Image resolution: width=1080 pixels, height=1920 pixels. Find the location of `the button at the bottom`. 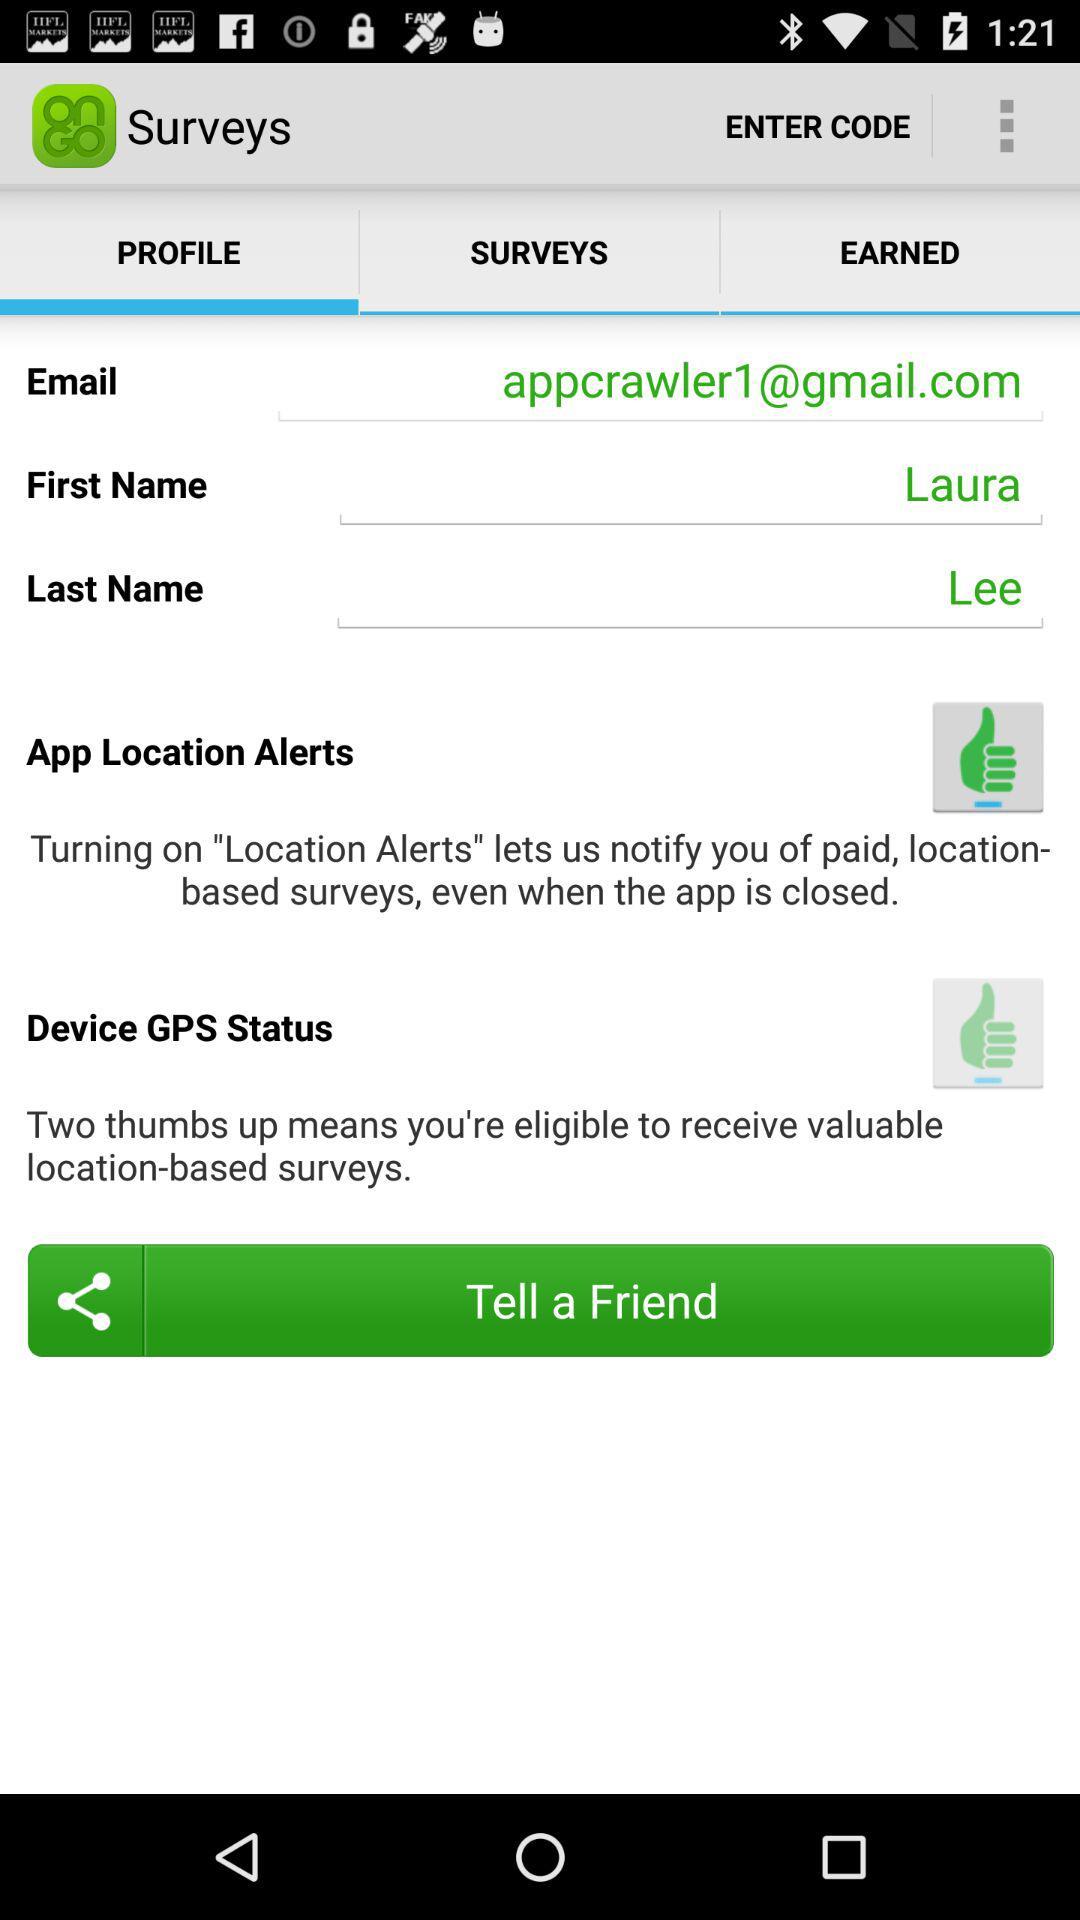

the button at the bottom is located at coordinates (540, 1300).